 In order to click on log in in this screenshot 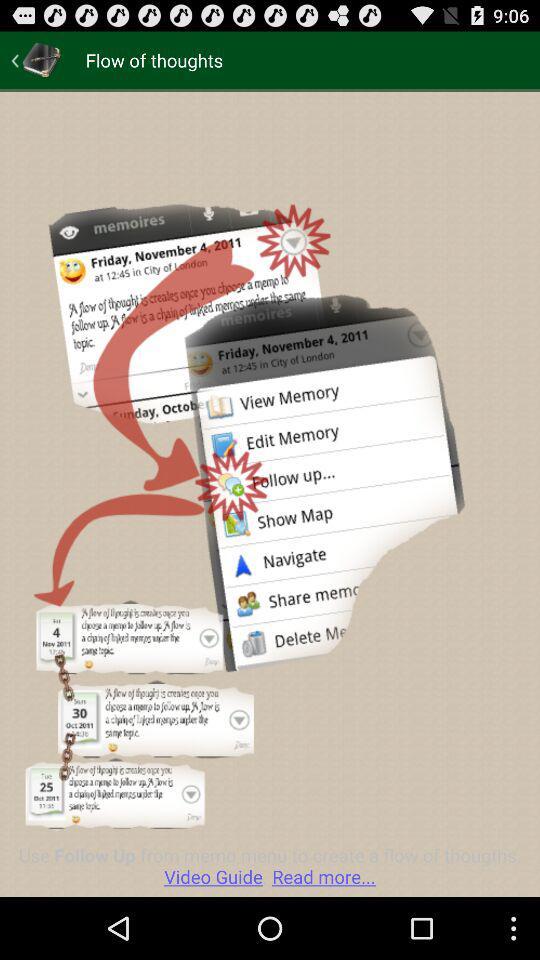, I will do `click(36, 59)`.